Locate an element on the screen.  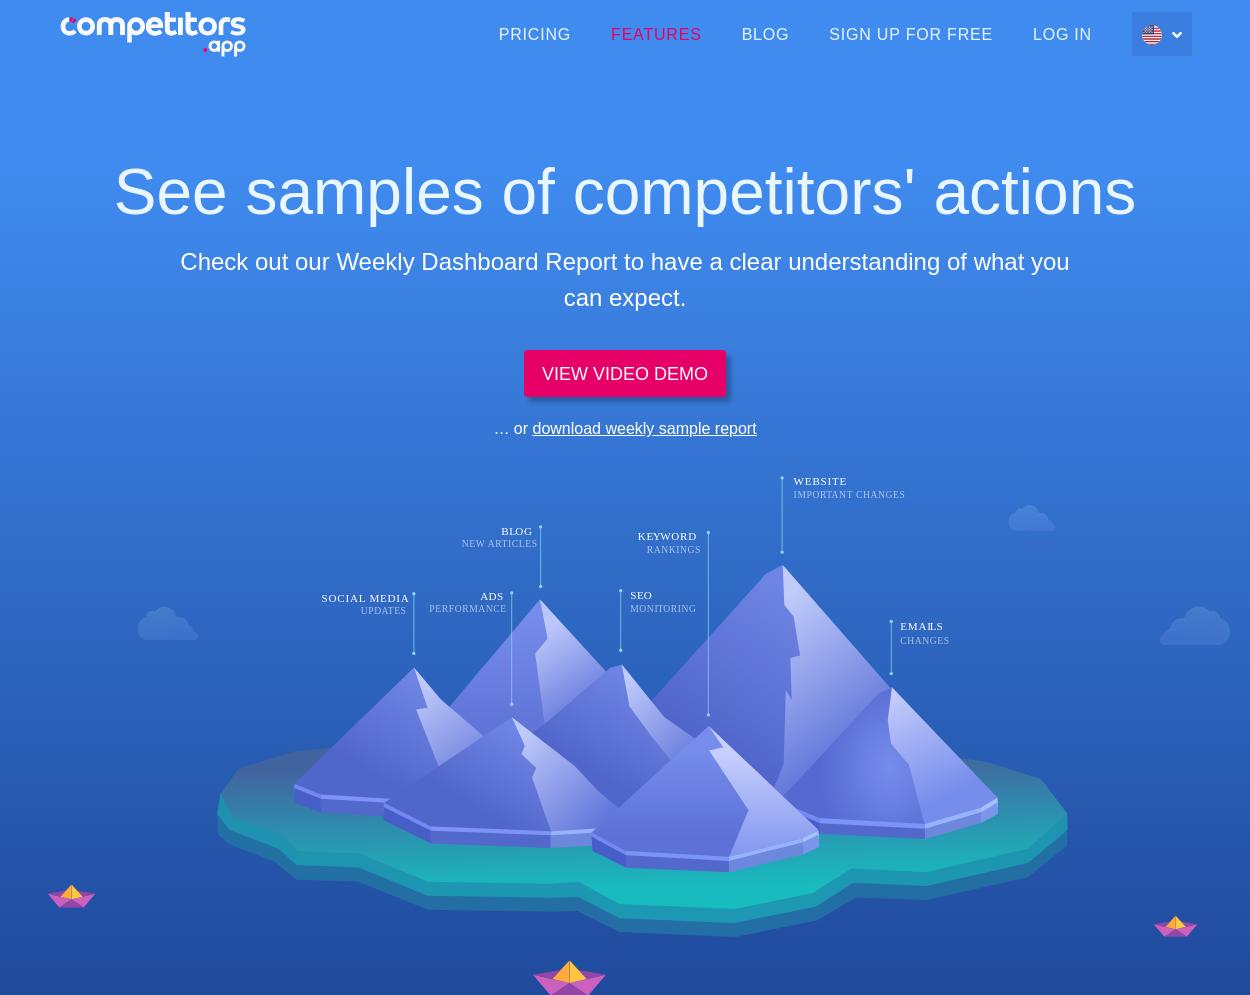
'PERFORMANCE' is located at coordinates (466, 607).